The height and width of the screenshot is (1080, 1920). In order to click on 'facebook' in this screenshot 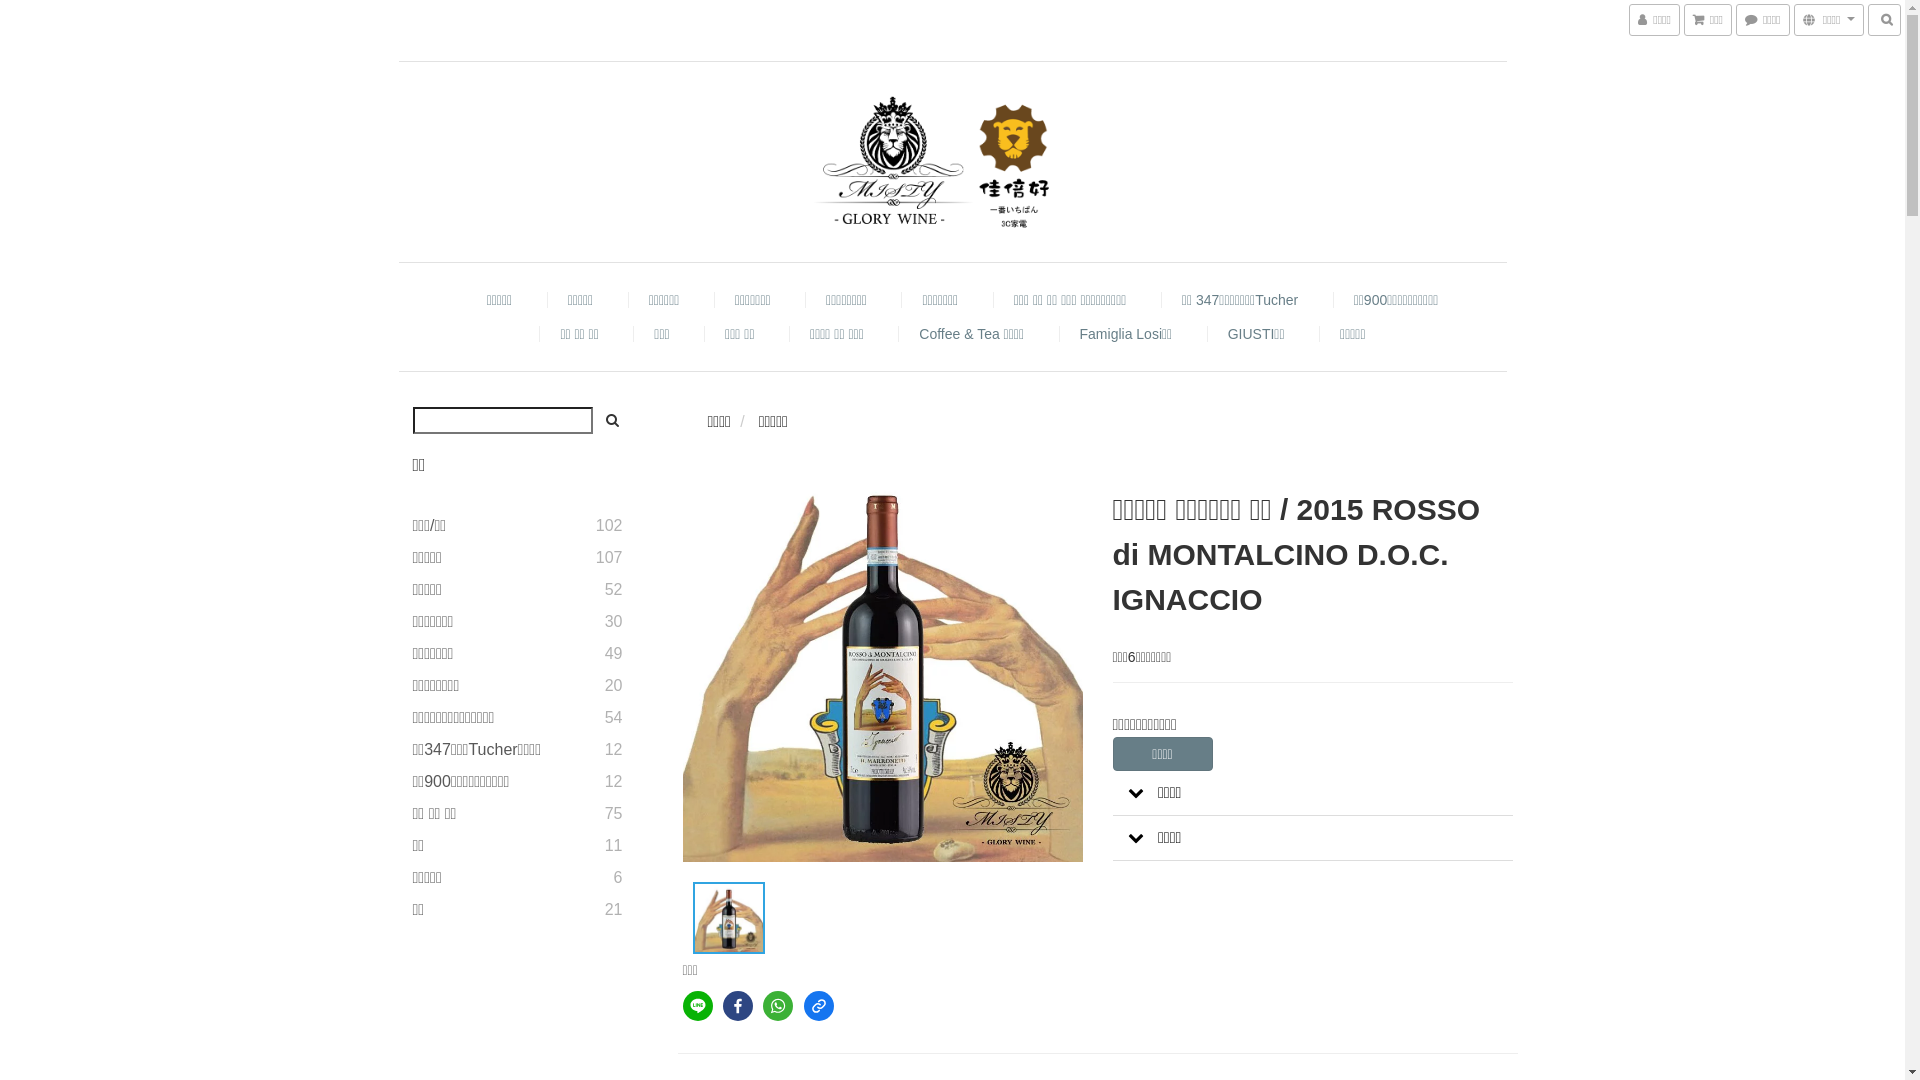, I will do `click(737, 1006)`.